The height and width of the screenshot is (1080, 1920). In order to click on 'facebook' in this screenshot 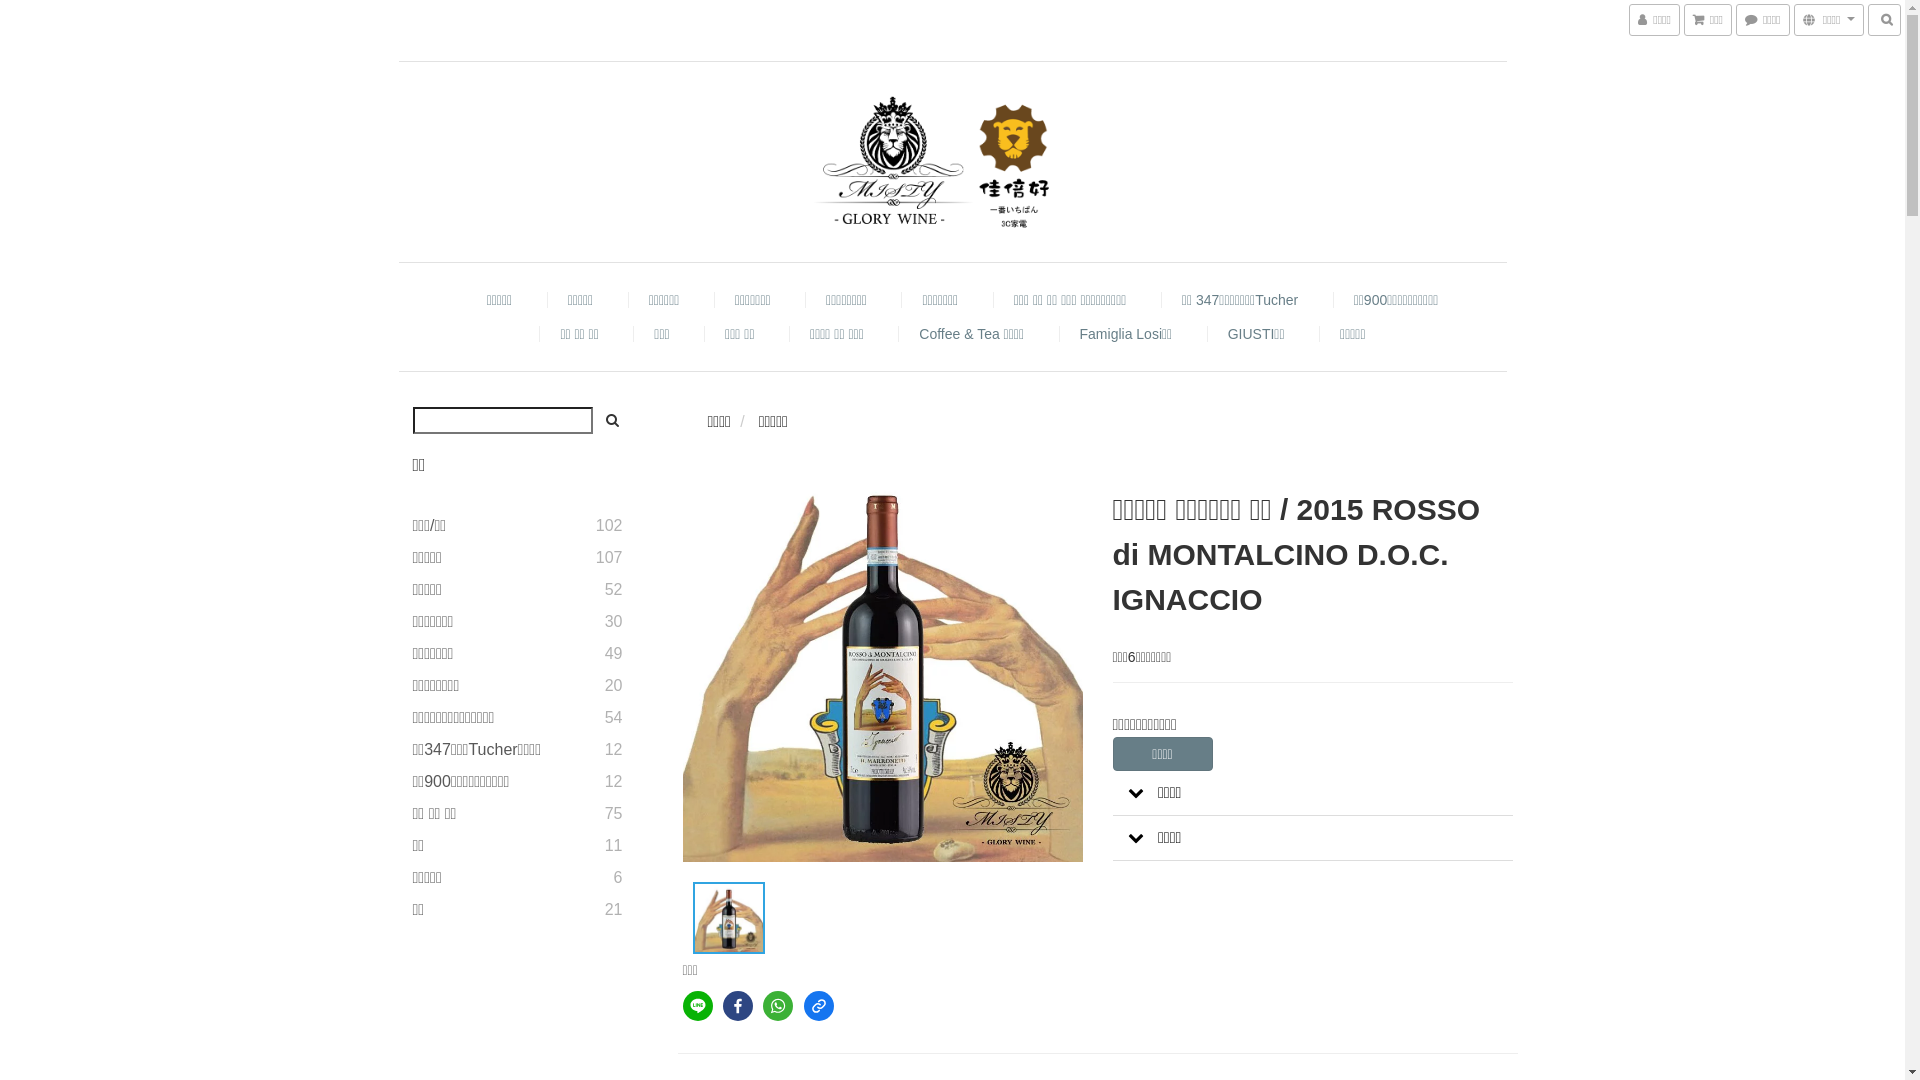, I will do `click(737, 1006)`.